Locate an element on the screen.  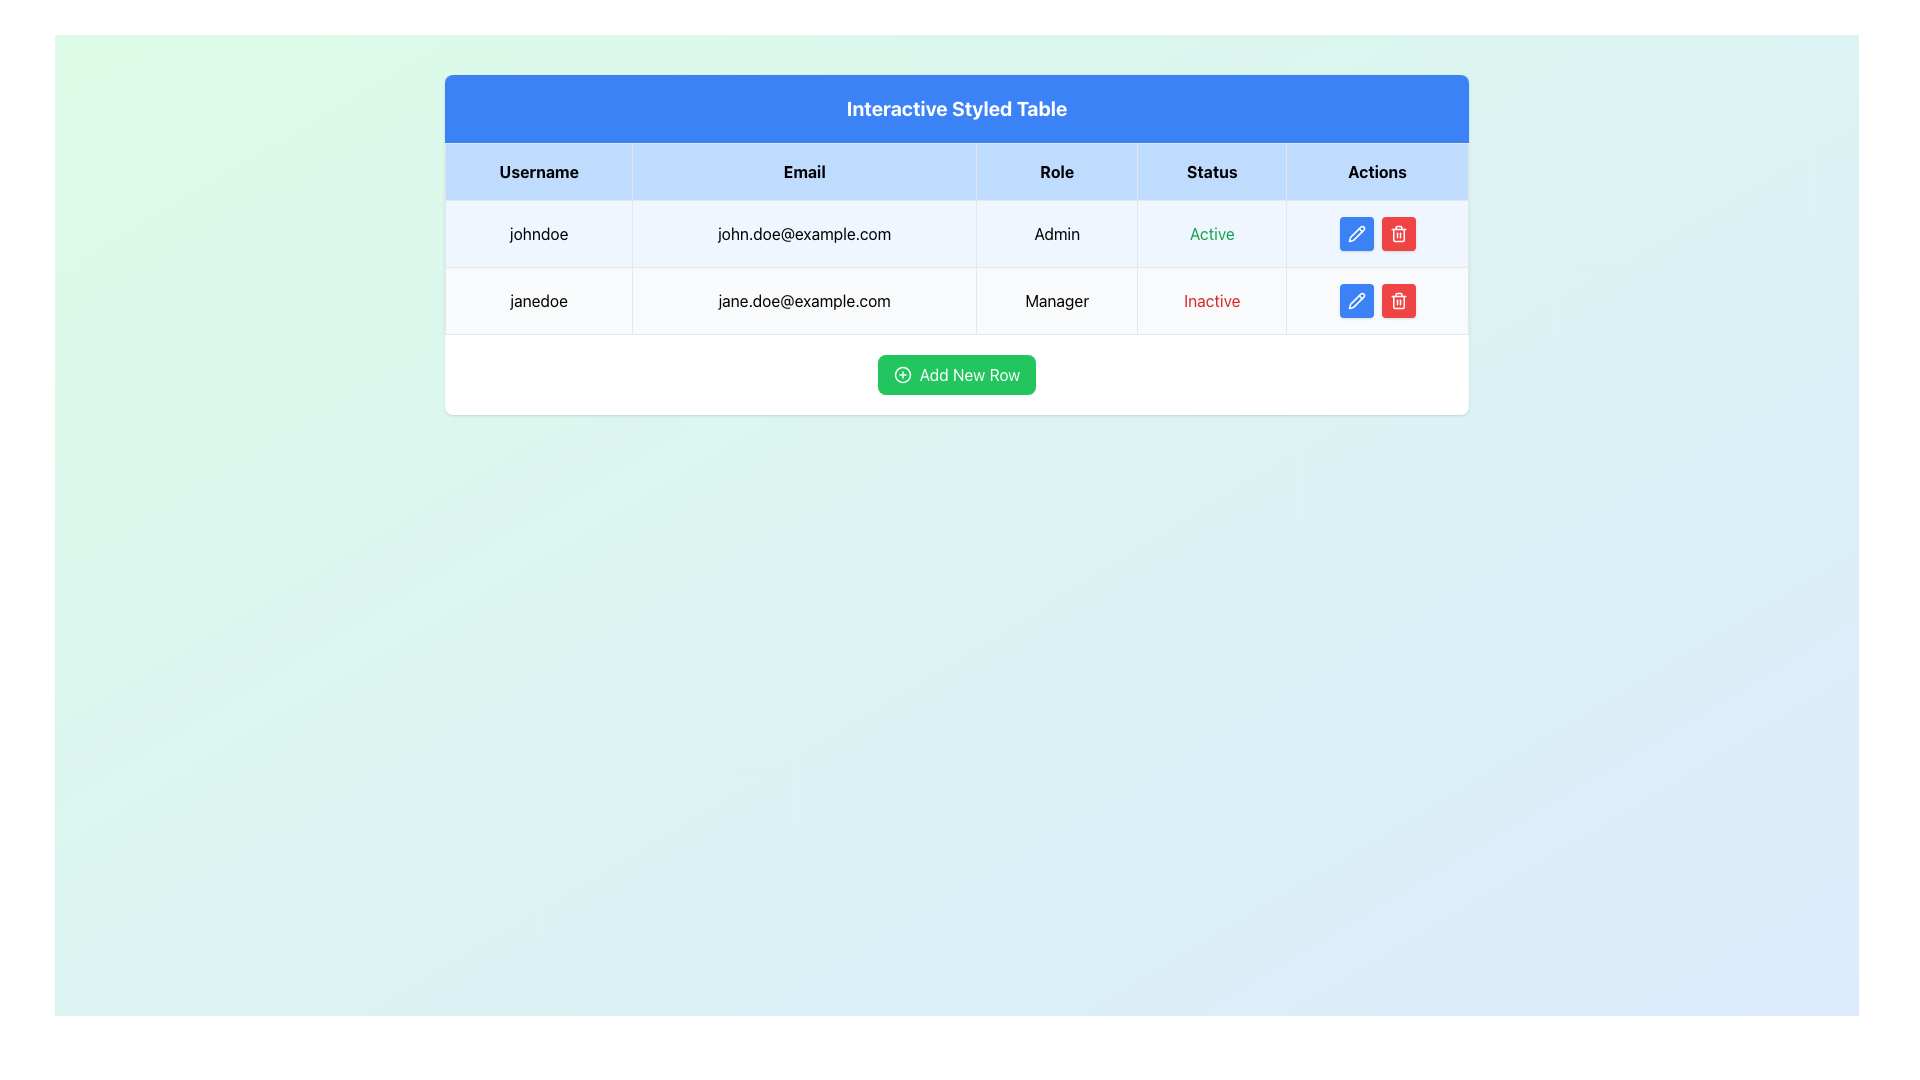
the 'edit' button in the Action button group located in the 'Actions' column of the first row of the table, which has a blue background and a pencil icon is located at coordinates (1376, 233).